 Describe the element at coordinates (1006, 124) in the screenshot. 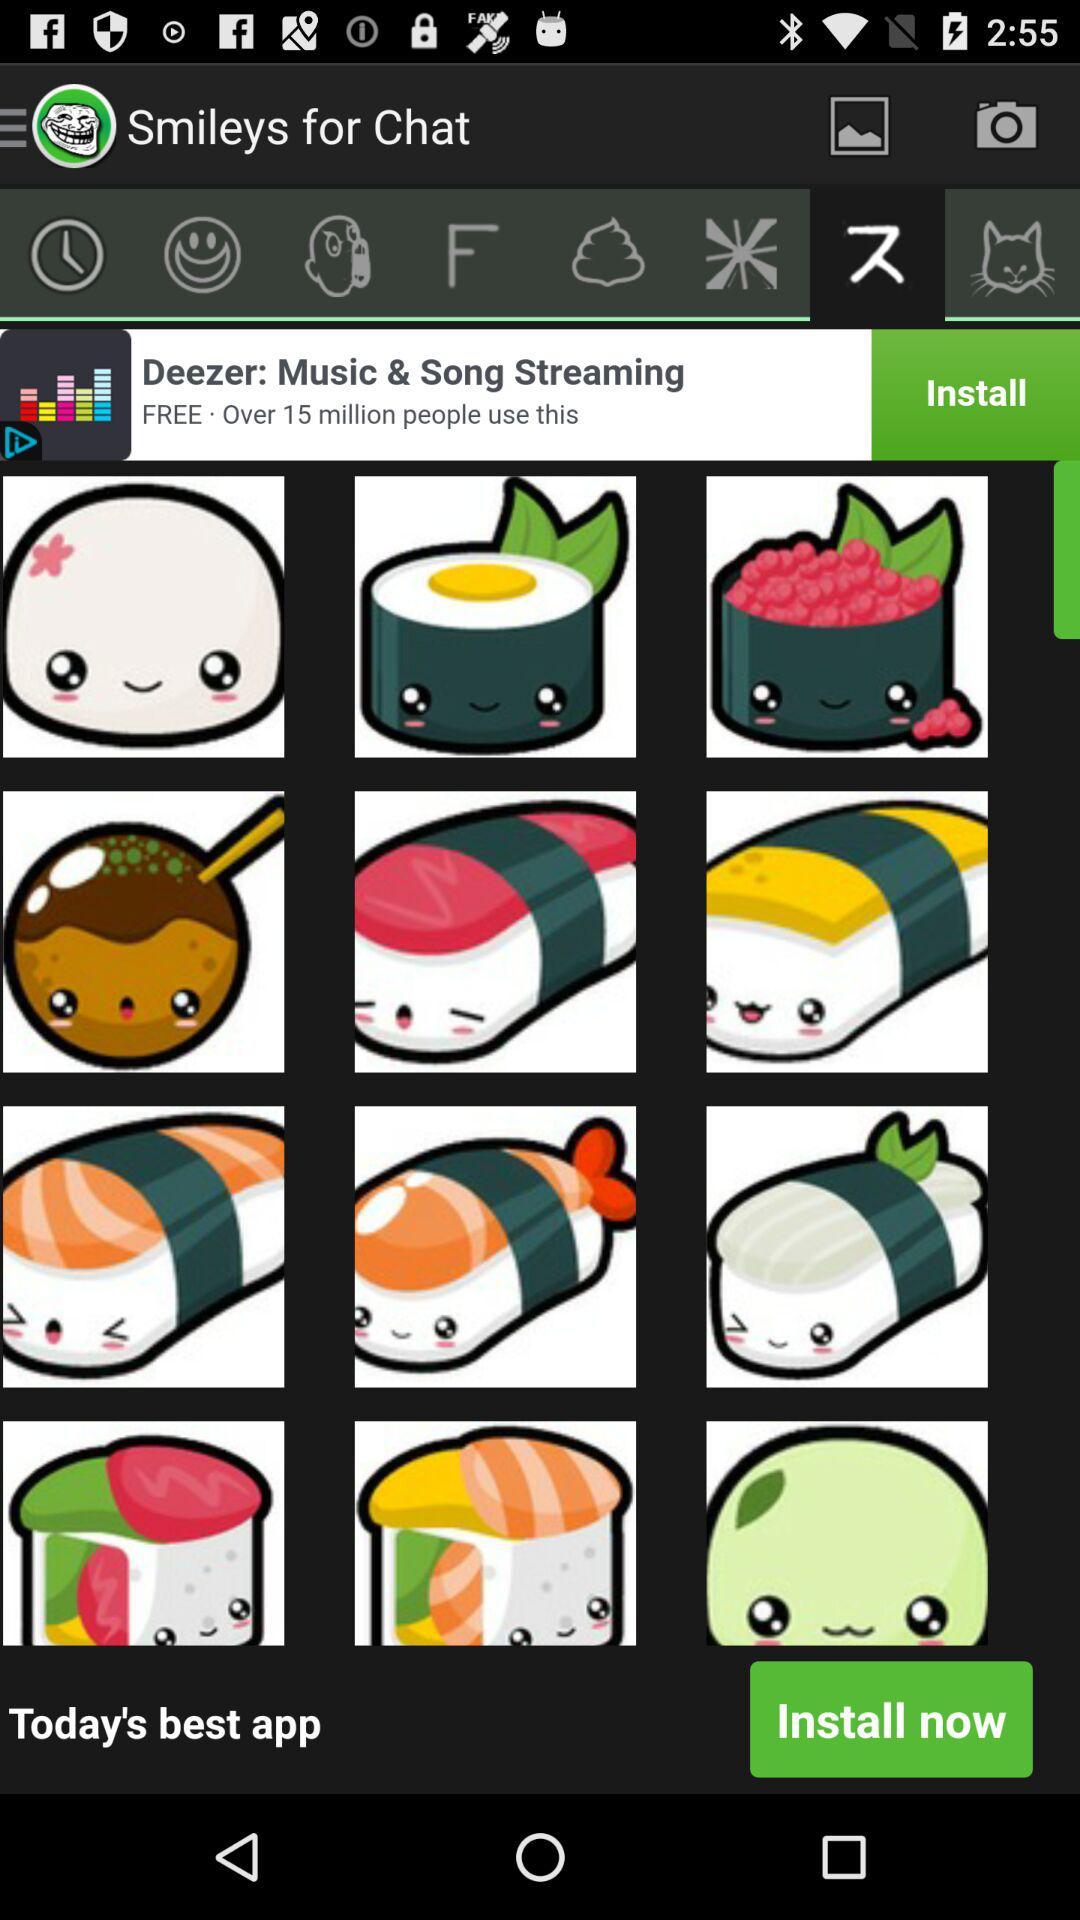

I see `camera` at that location.